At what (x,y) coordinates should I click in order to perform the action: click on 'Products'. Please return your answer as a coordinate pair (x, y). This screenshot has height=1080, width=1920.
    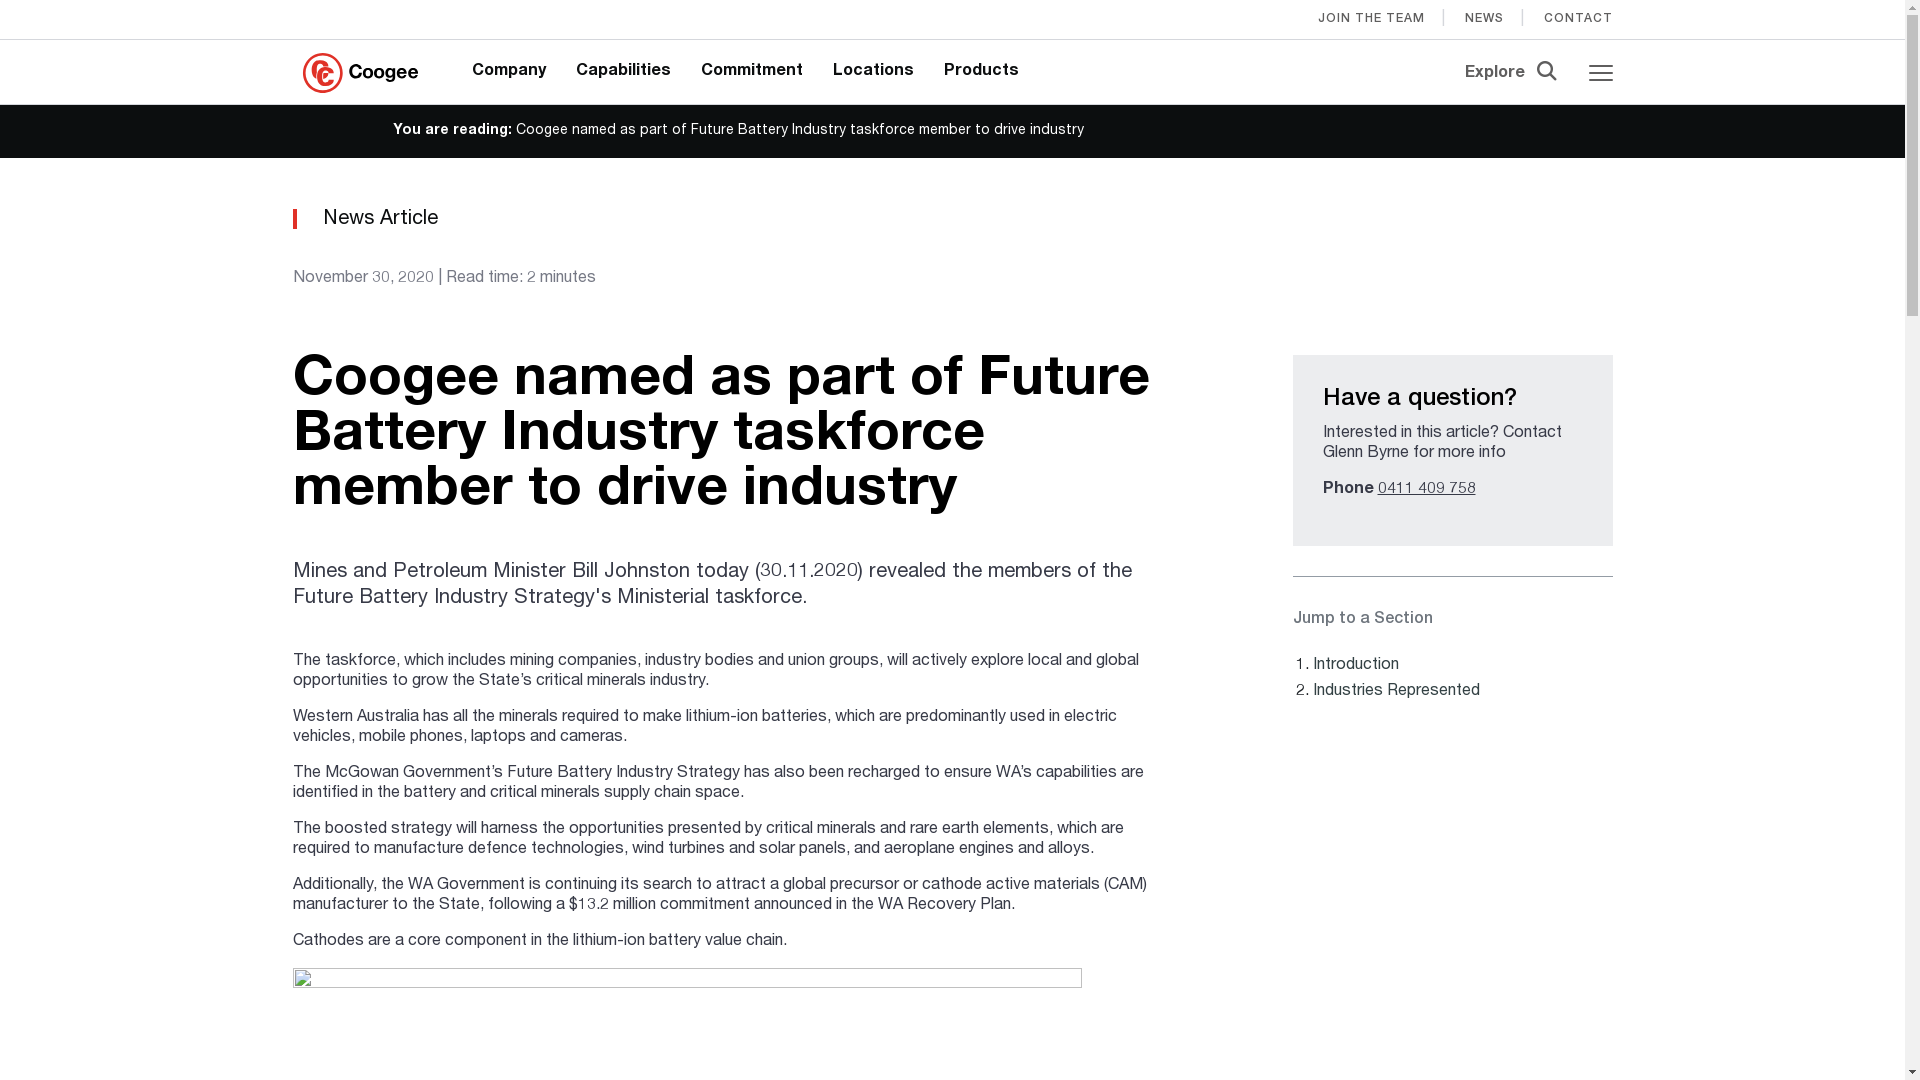
    Looking at the image, I should click on (981, 71).